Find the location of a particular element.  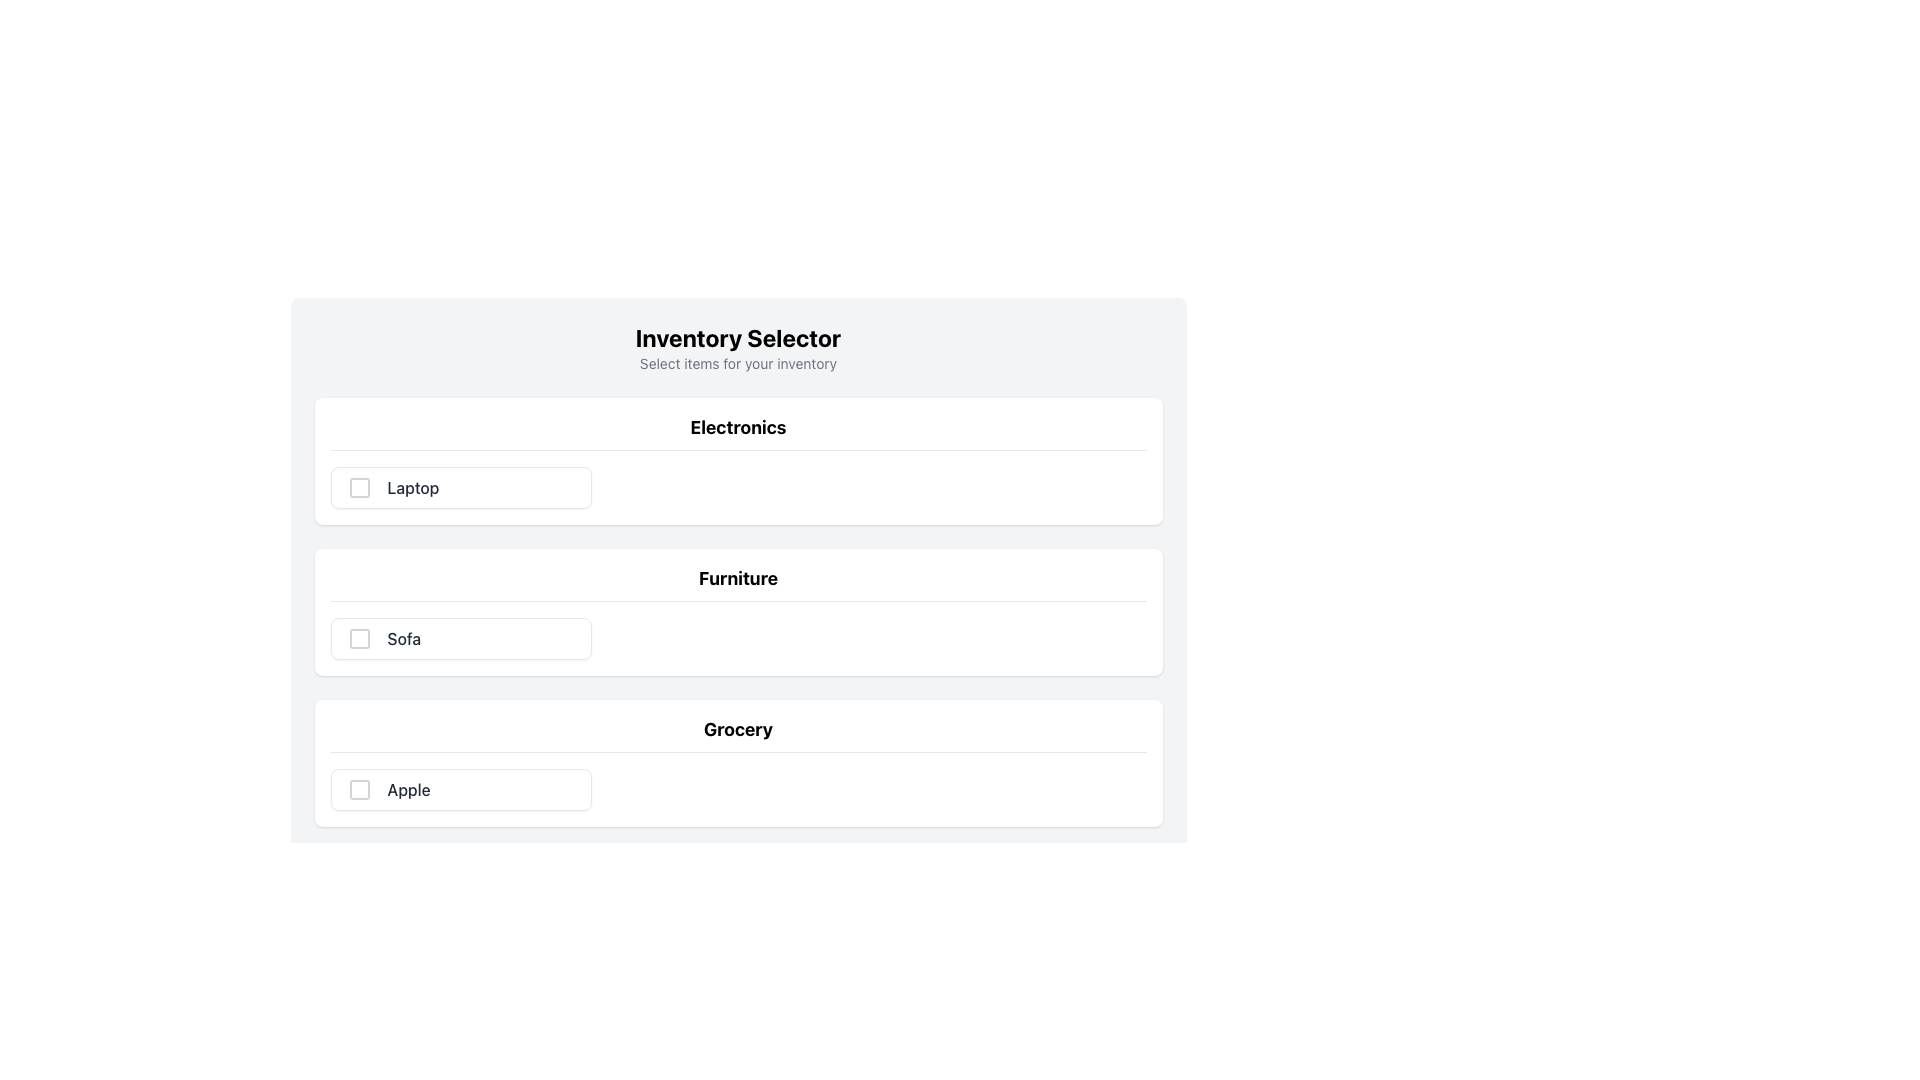

the text label displaying 'Laptop' located to the right of the checkbox icon in the 'Electronics' section is located at coordinates (412, 488).